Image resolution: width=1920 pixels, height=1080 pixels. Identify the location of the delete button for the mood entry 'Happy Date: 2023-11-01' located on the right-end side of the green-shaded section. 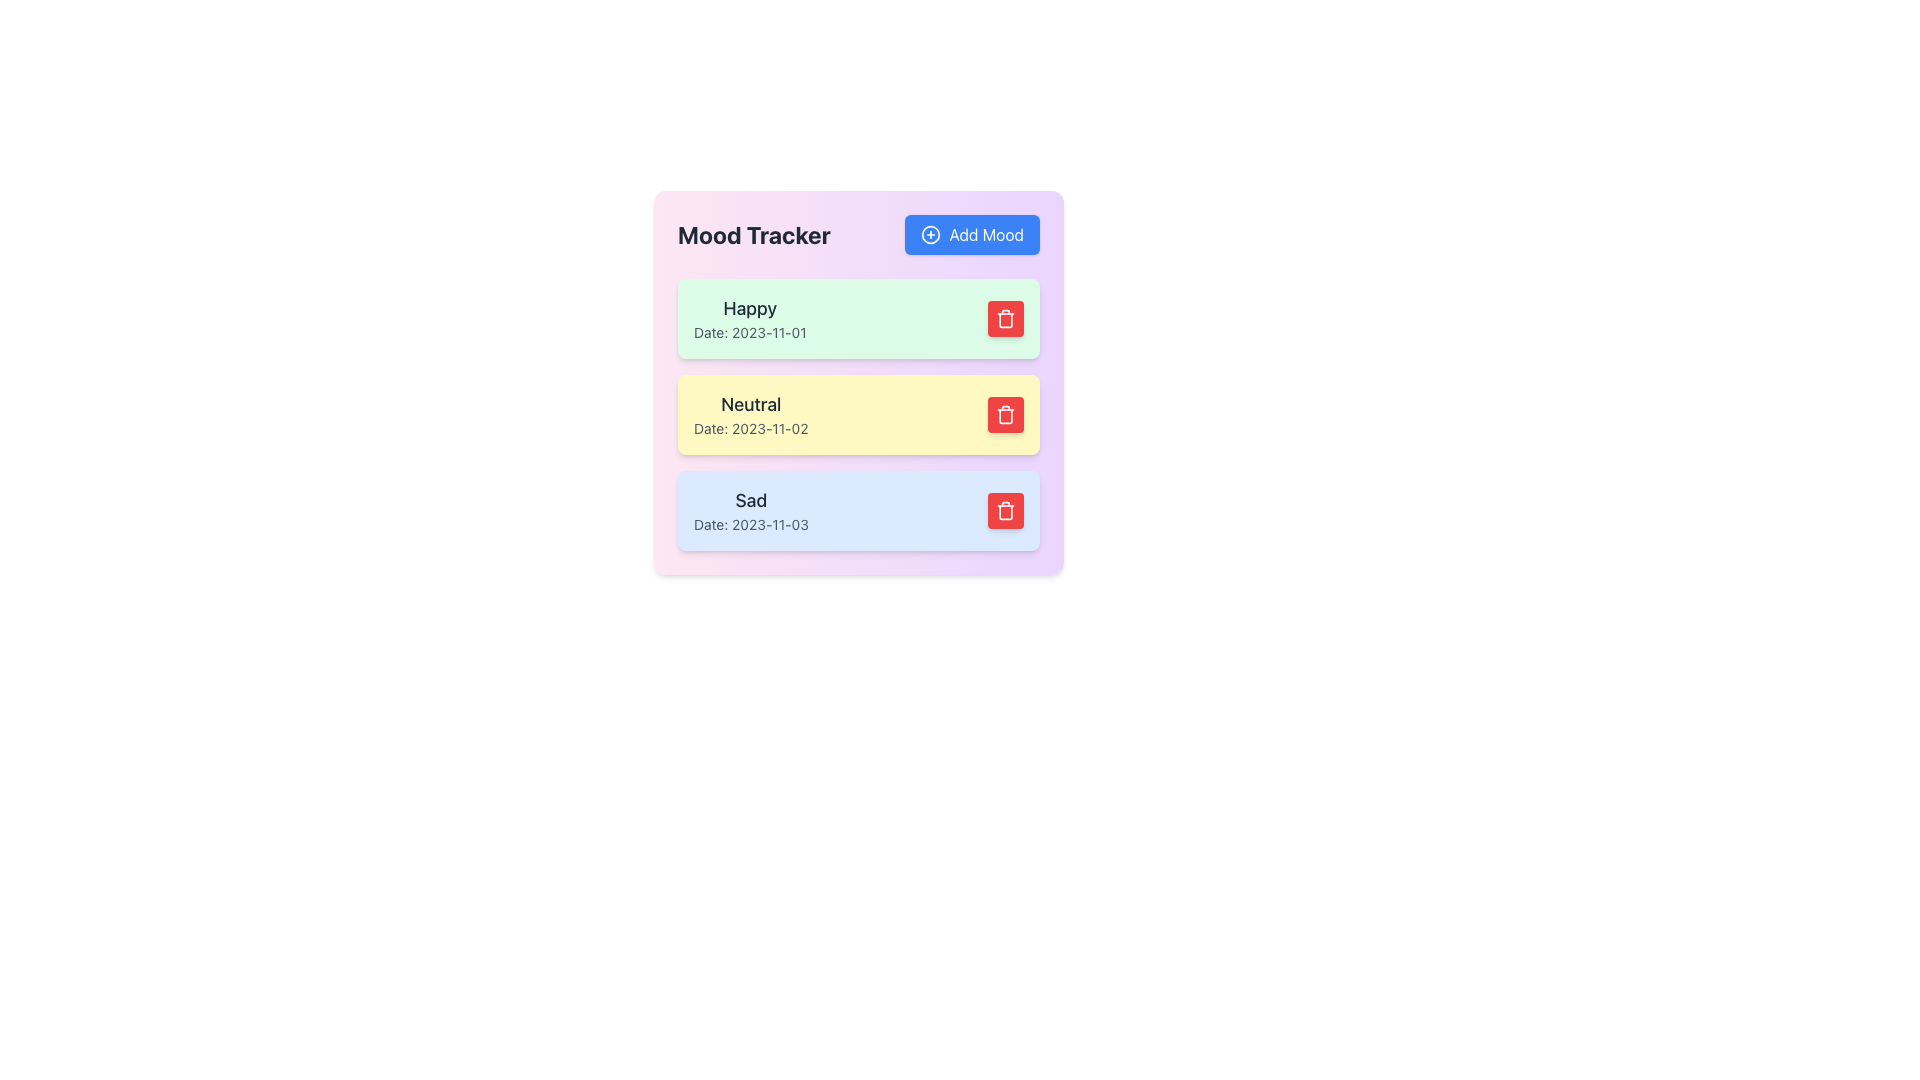
(1006, 318).